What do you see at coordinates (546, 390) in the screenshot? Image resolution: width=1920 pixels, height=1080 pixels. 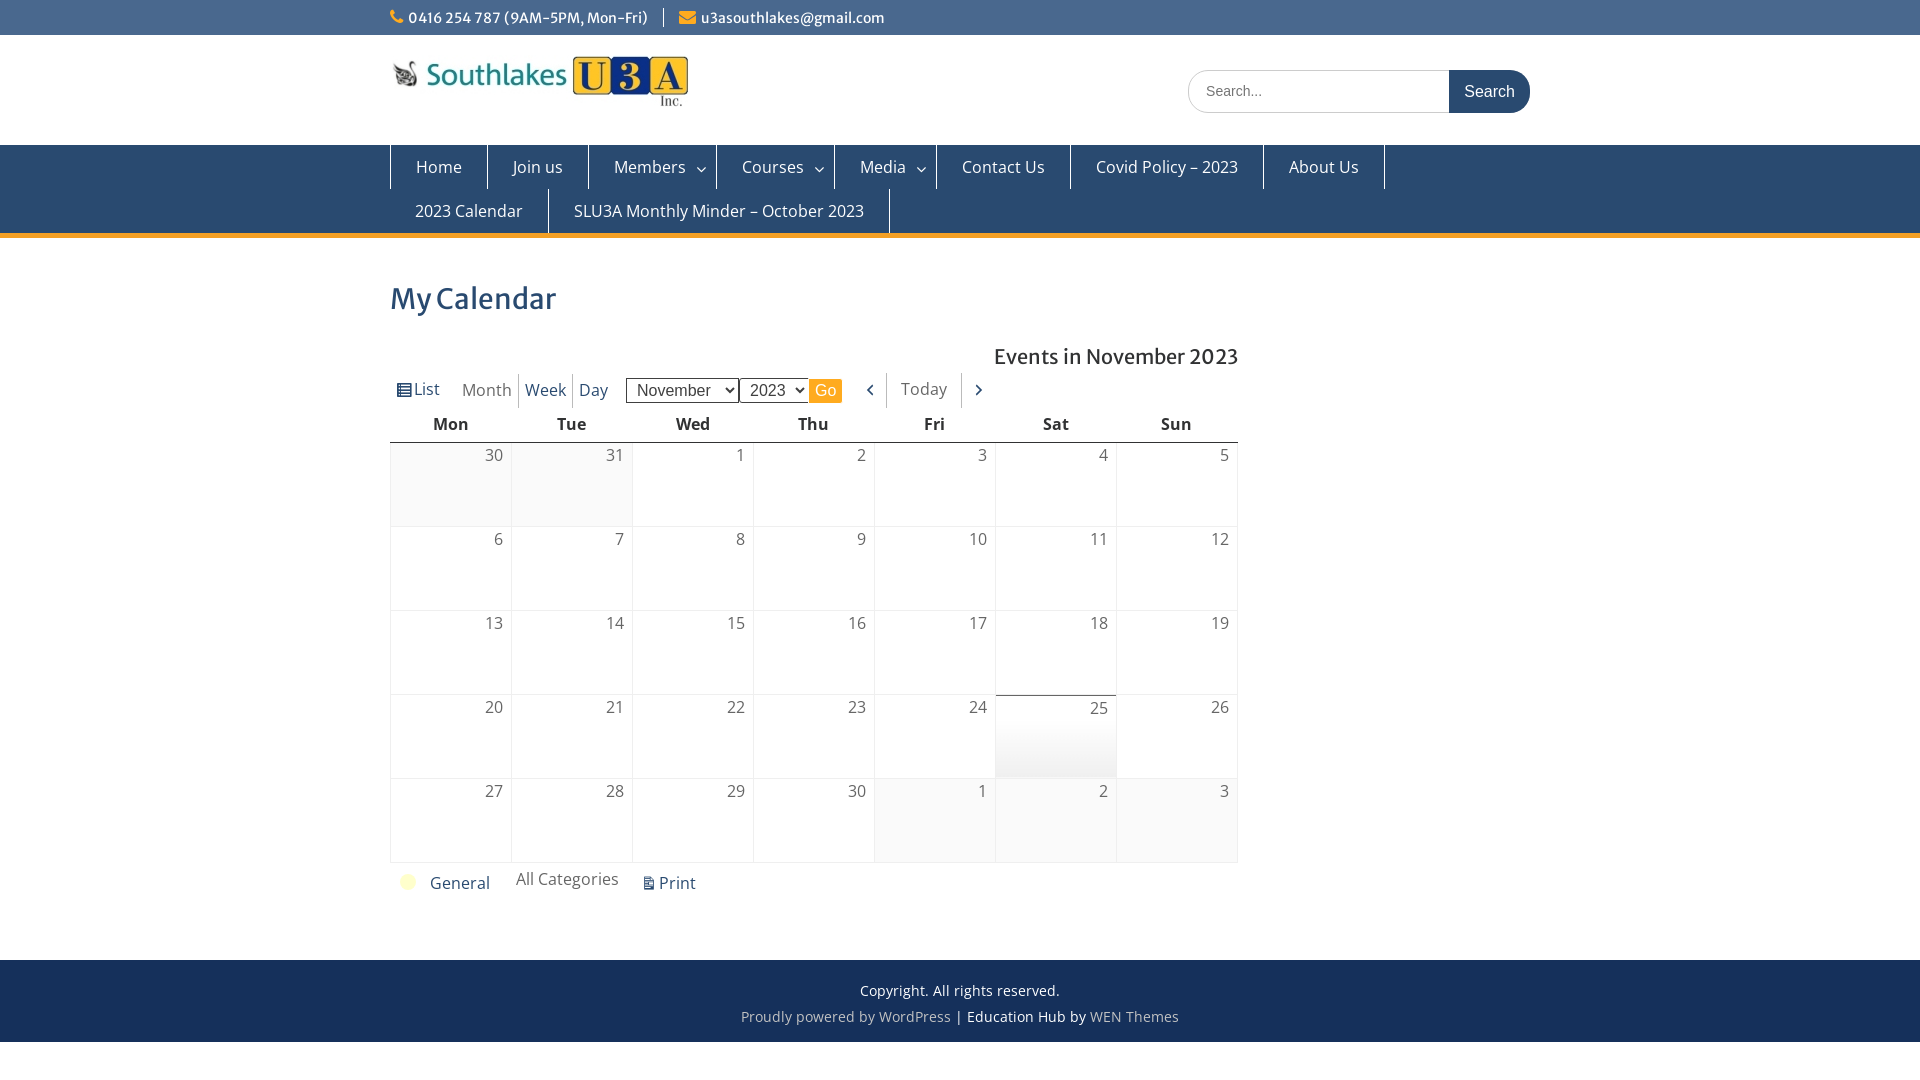 I see `'Week'` at bounding box center [546, 390].